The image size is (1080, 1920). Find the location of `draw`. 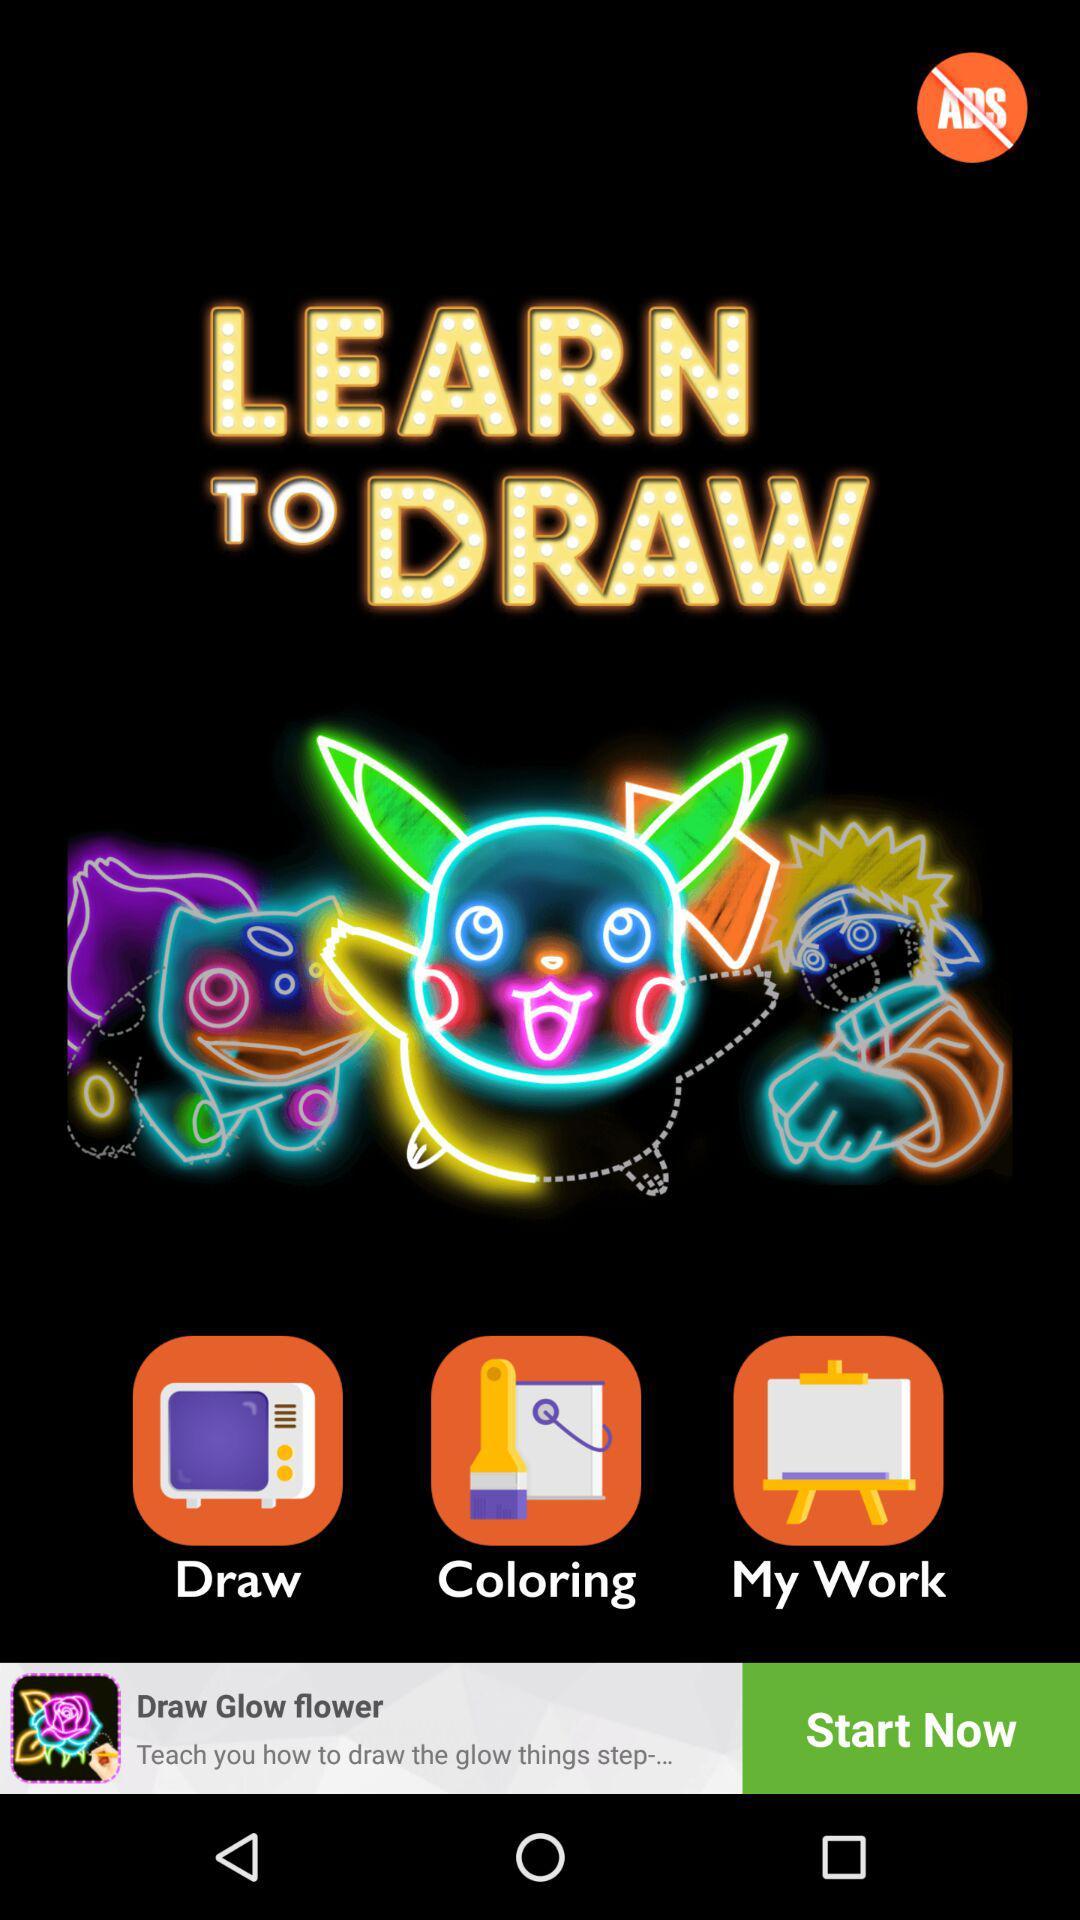

draw is located at coordinates (236, 1441).